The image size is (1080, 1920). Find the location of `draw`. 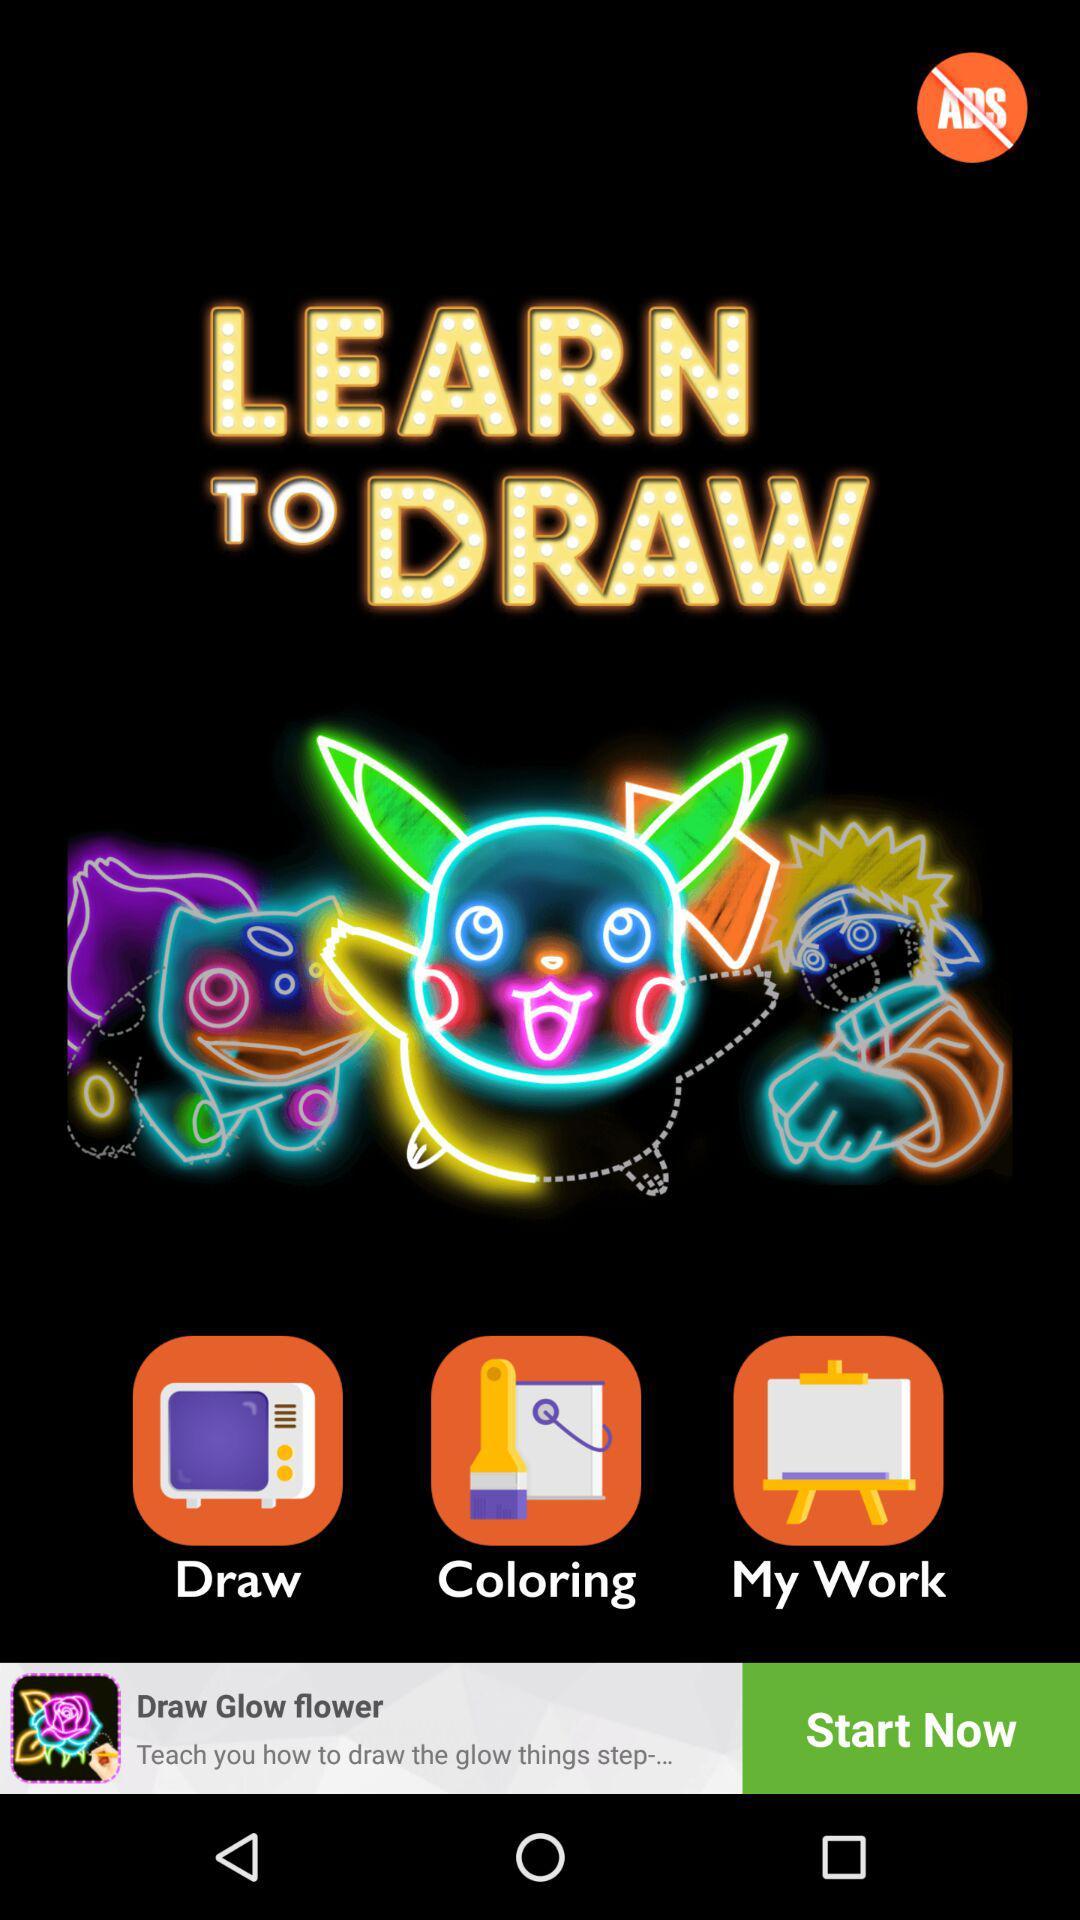

draw is located at coordinates (236, 1441).